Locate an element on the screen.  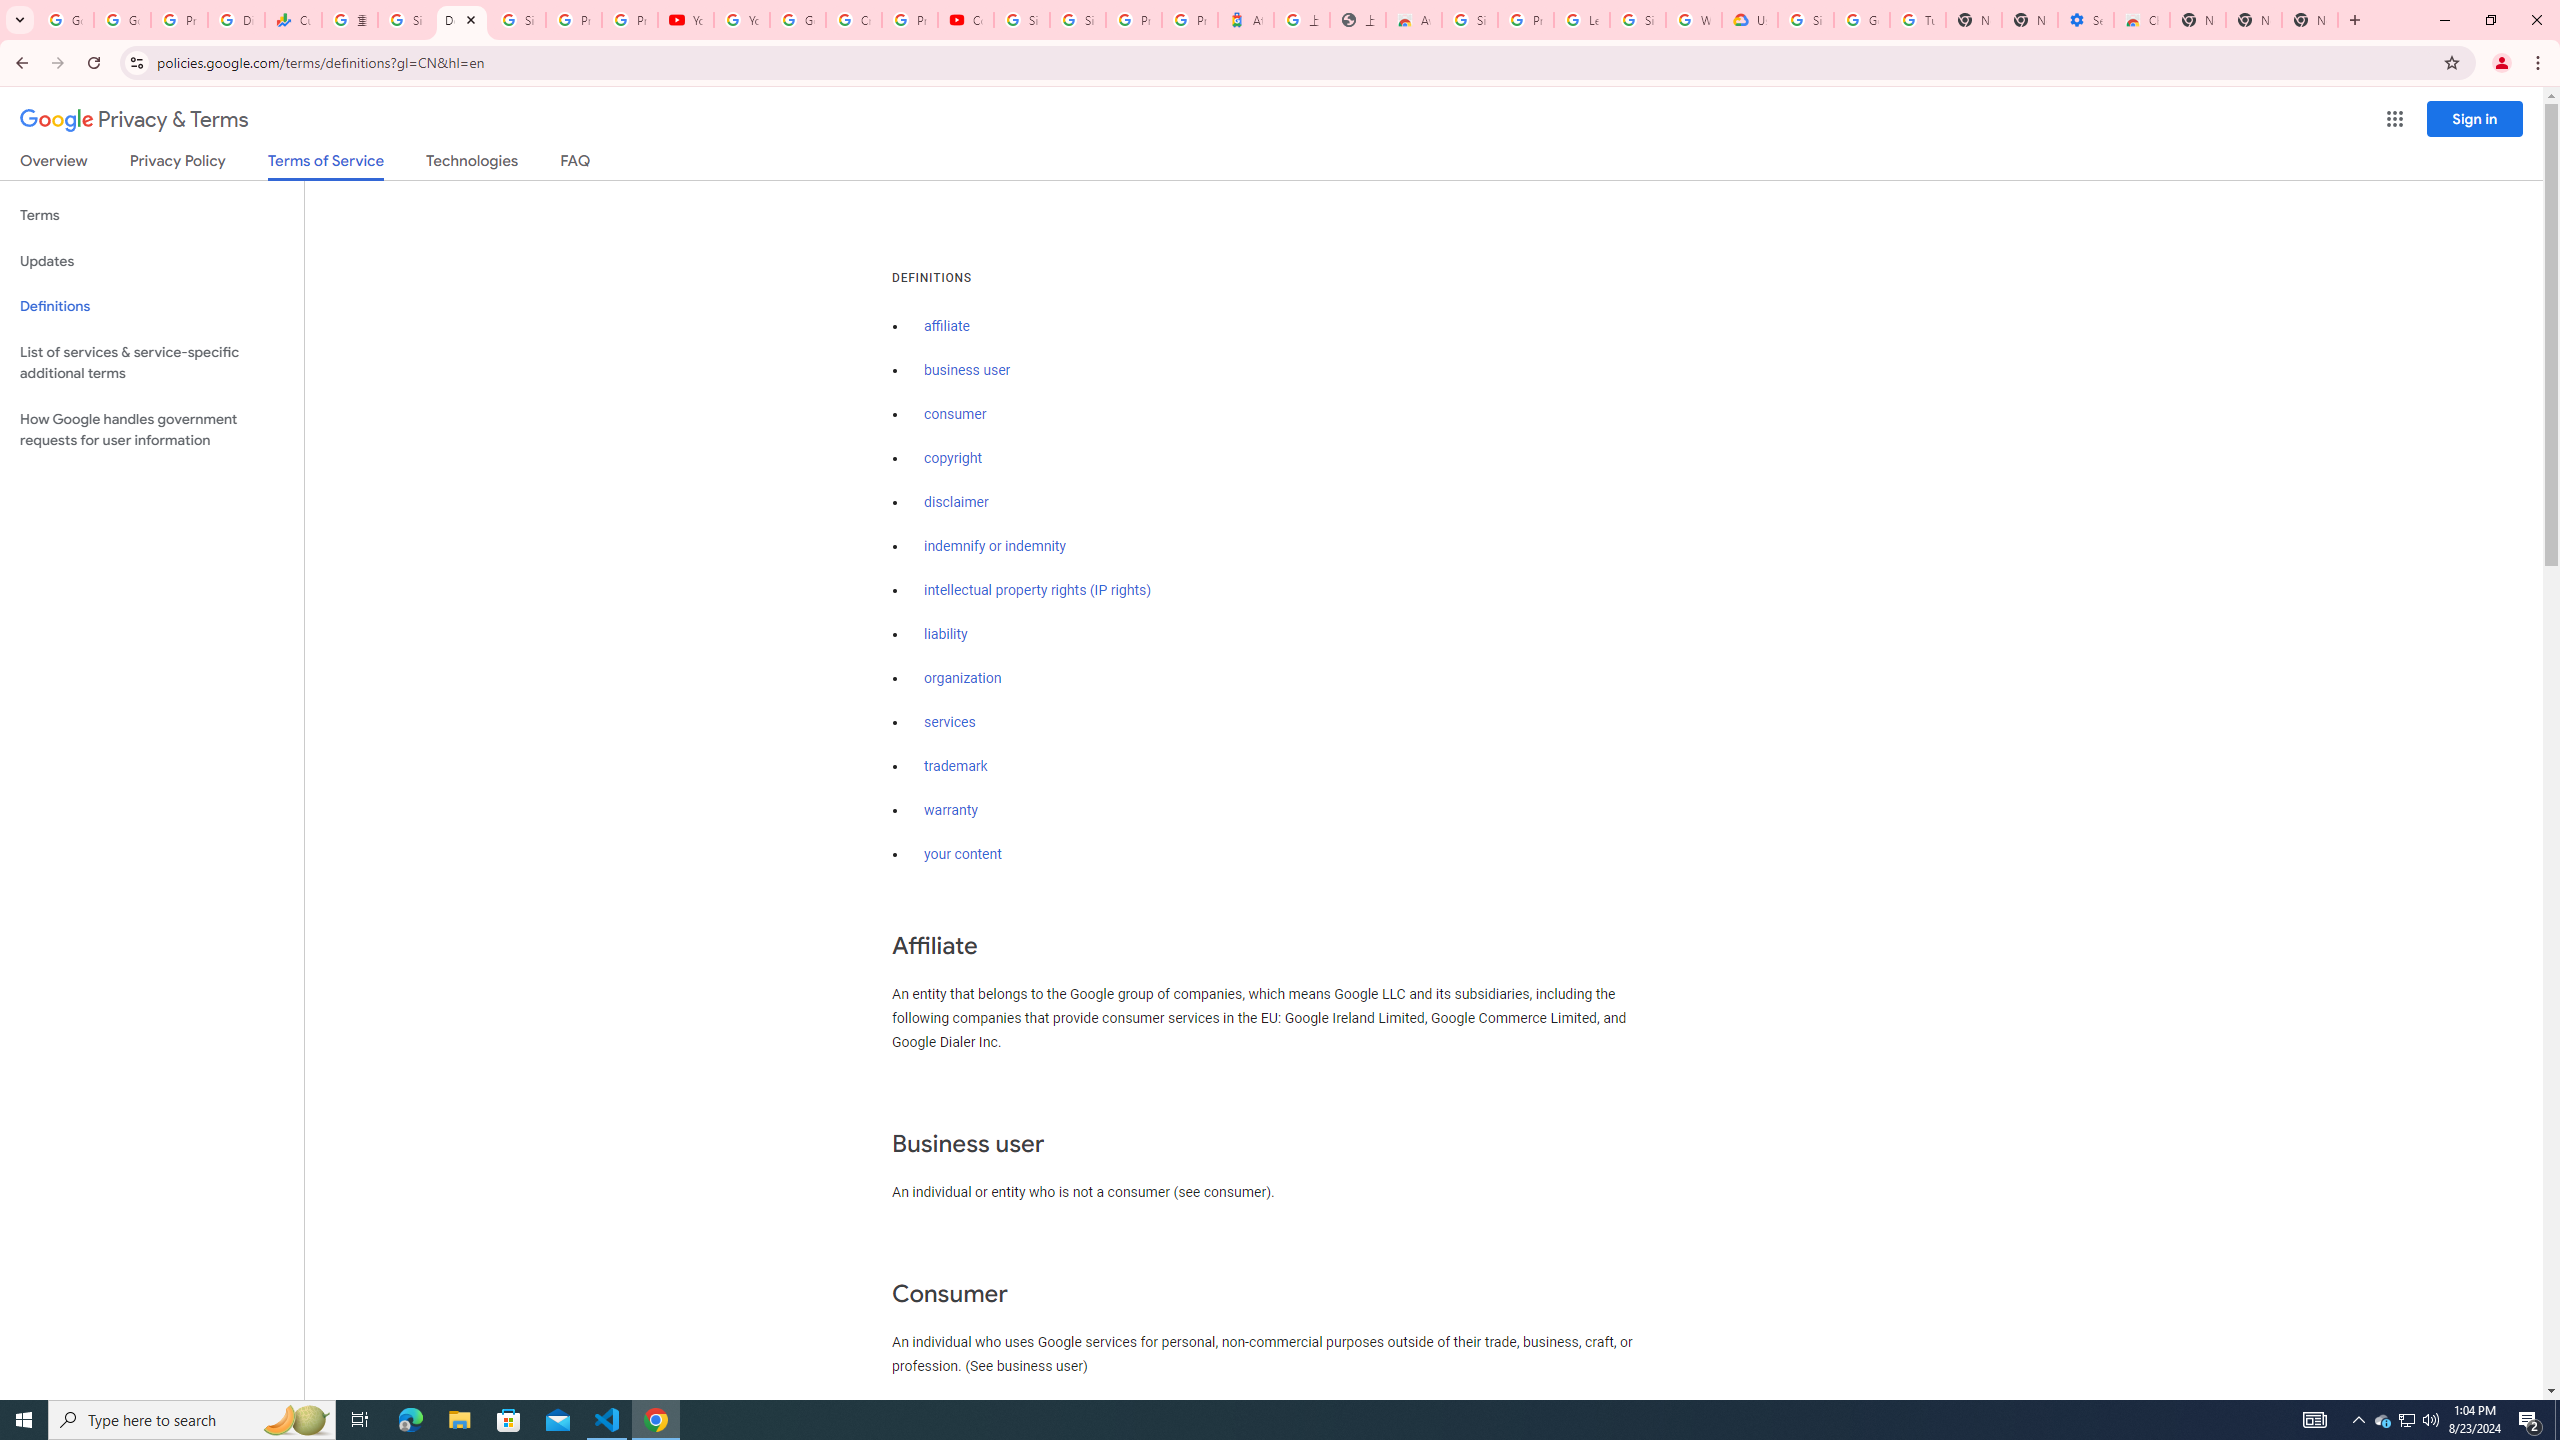
'business user' is located at coordinates (966, 369).